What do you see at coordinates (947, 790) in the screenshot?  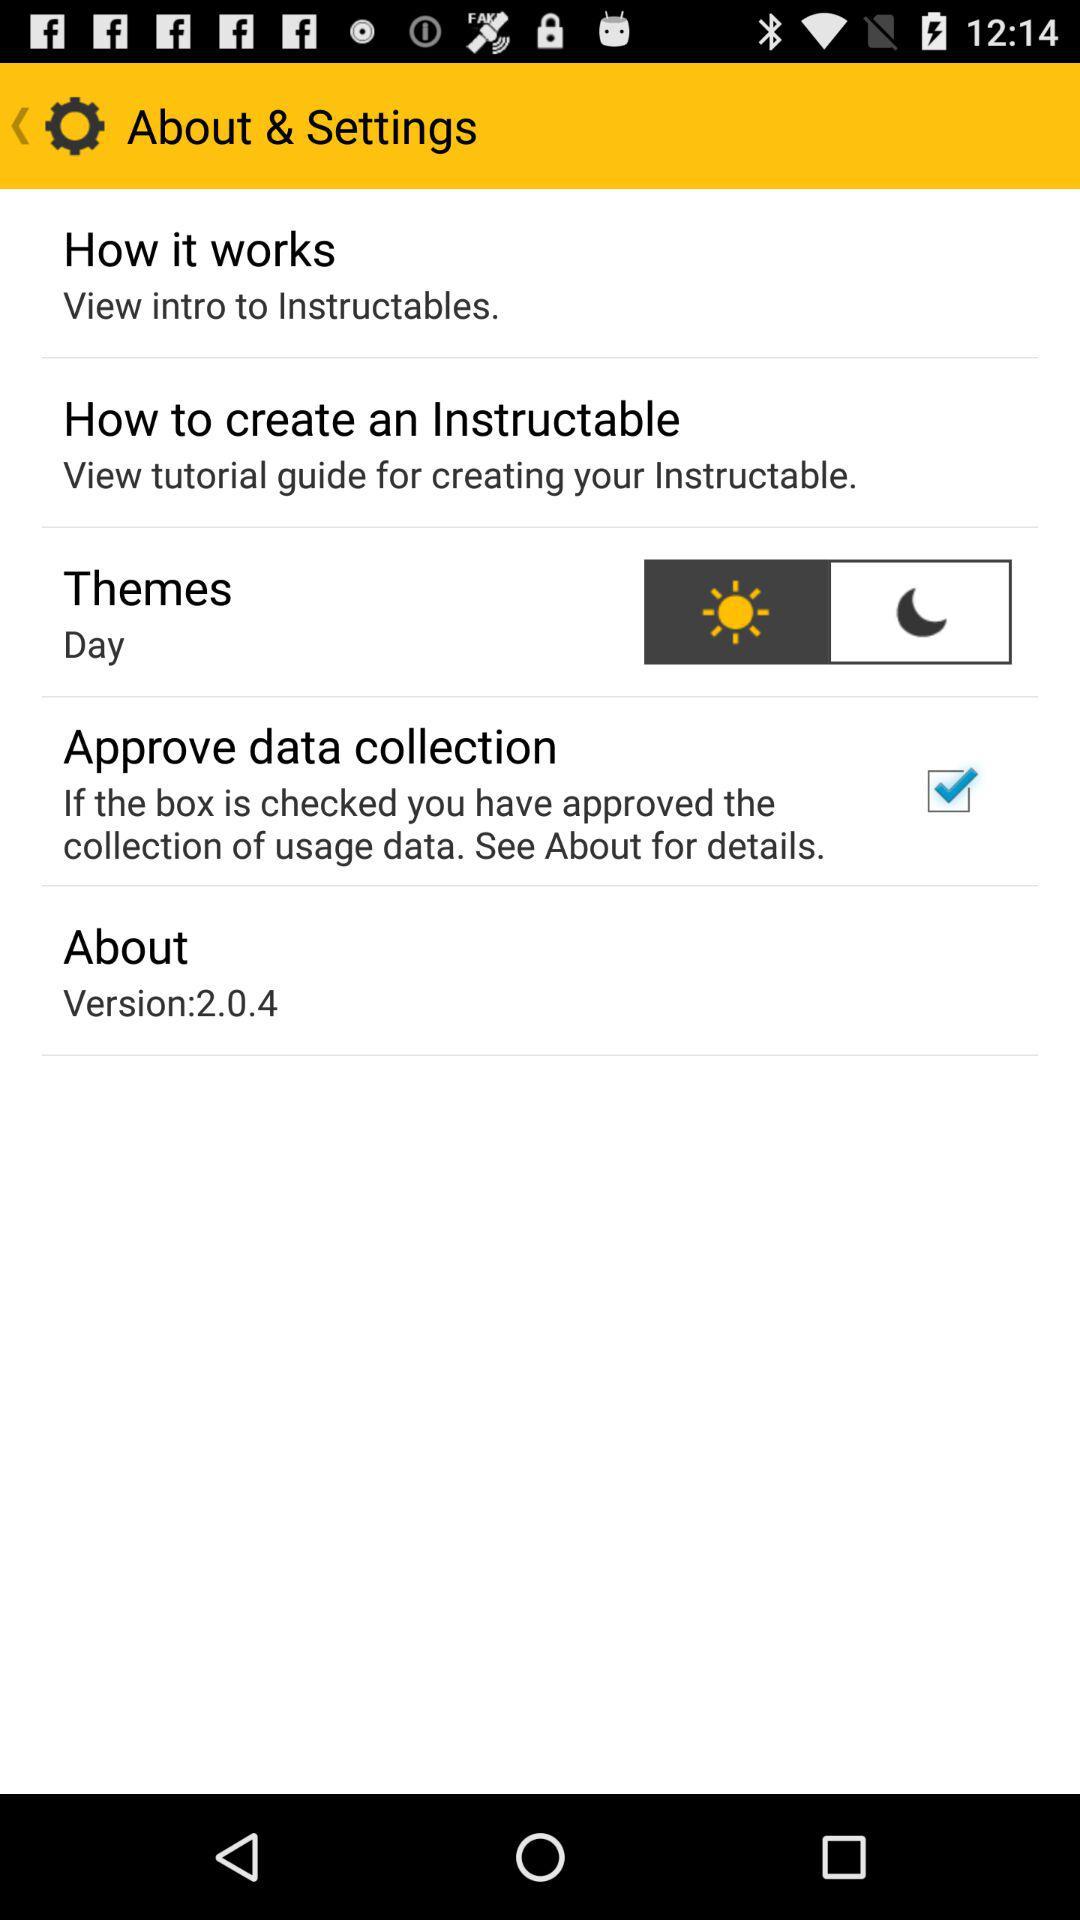 I see `tap the checkbox which is just right to approve data collection` at bounding box center [947, 790].